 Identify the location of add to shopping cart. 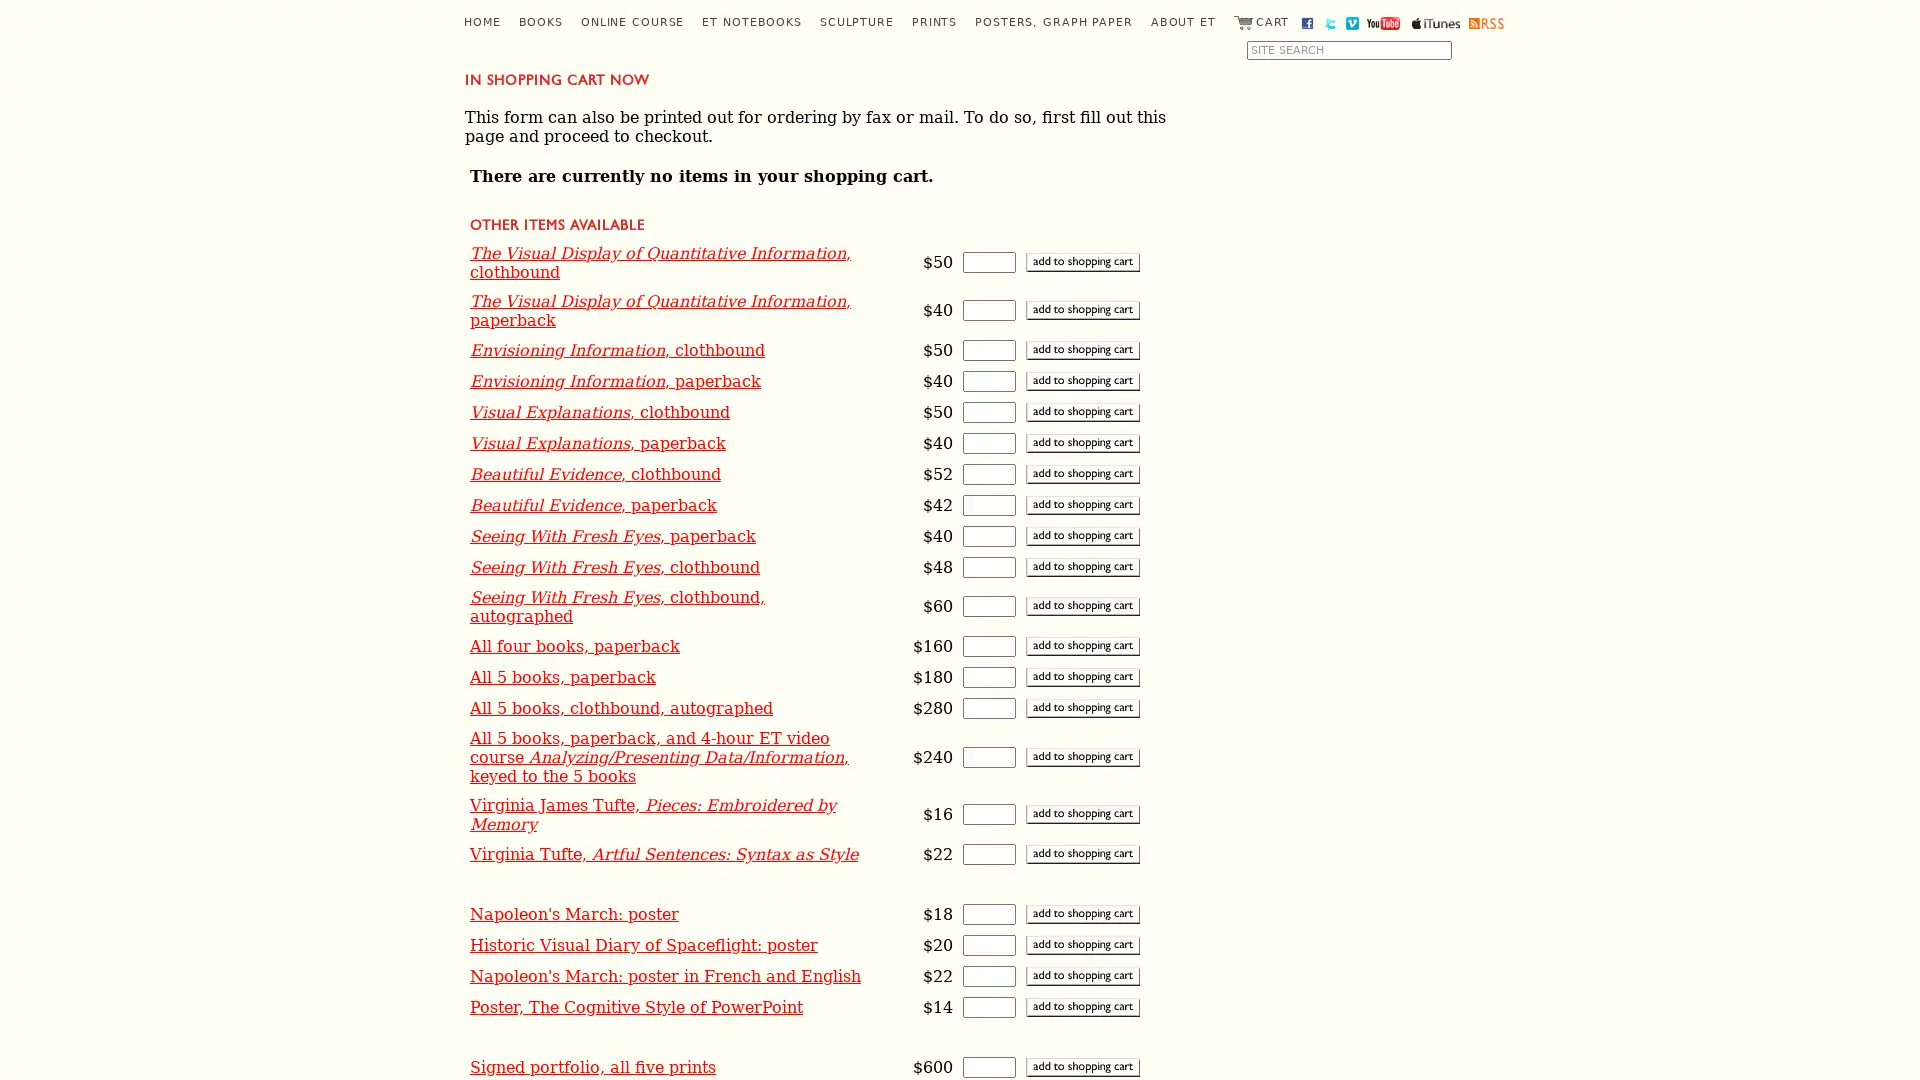
(1082, 645).